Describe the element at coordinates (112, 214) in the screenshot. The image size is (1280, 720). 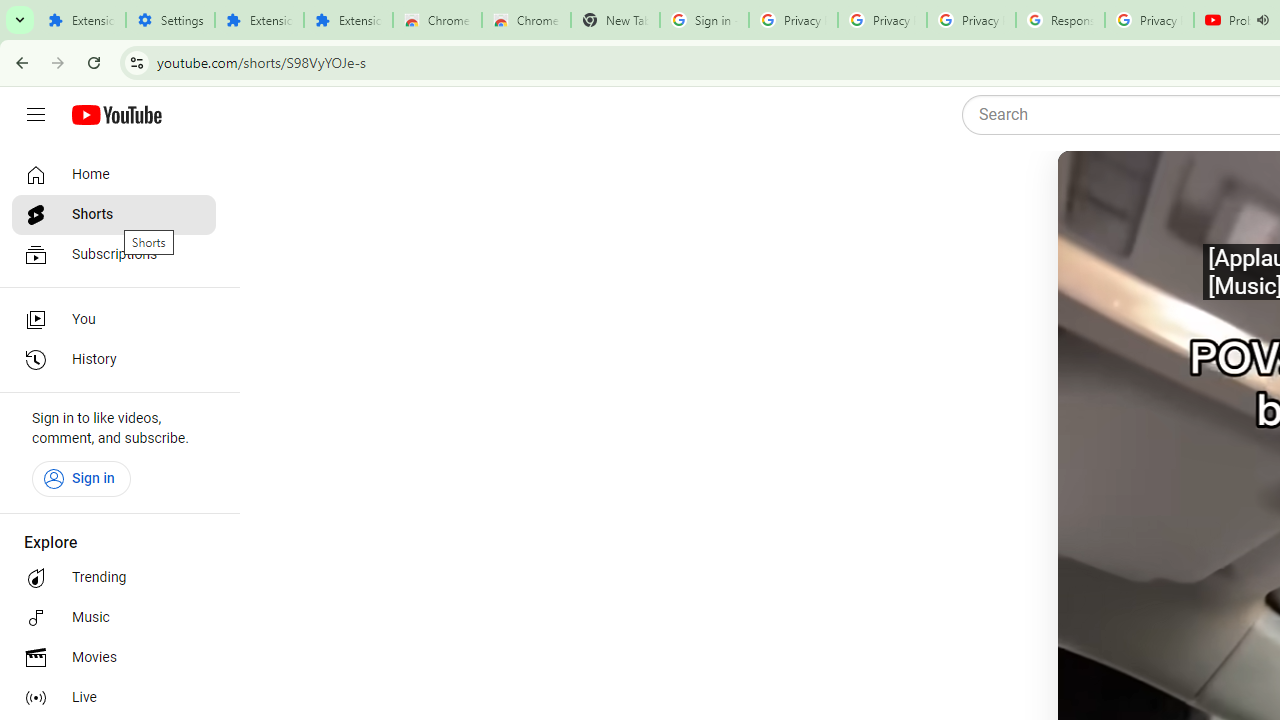
I see `'Shorts'` at that location.